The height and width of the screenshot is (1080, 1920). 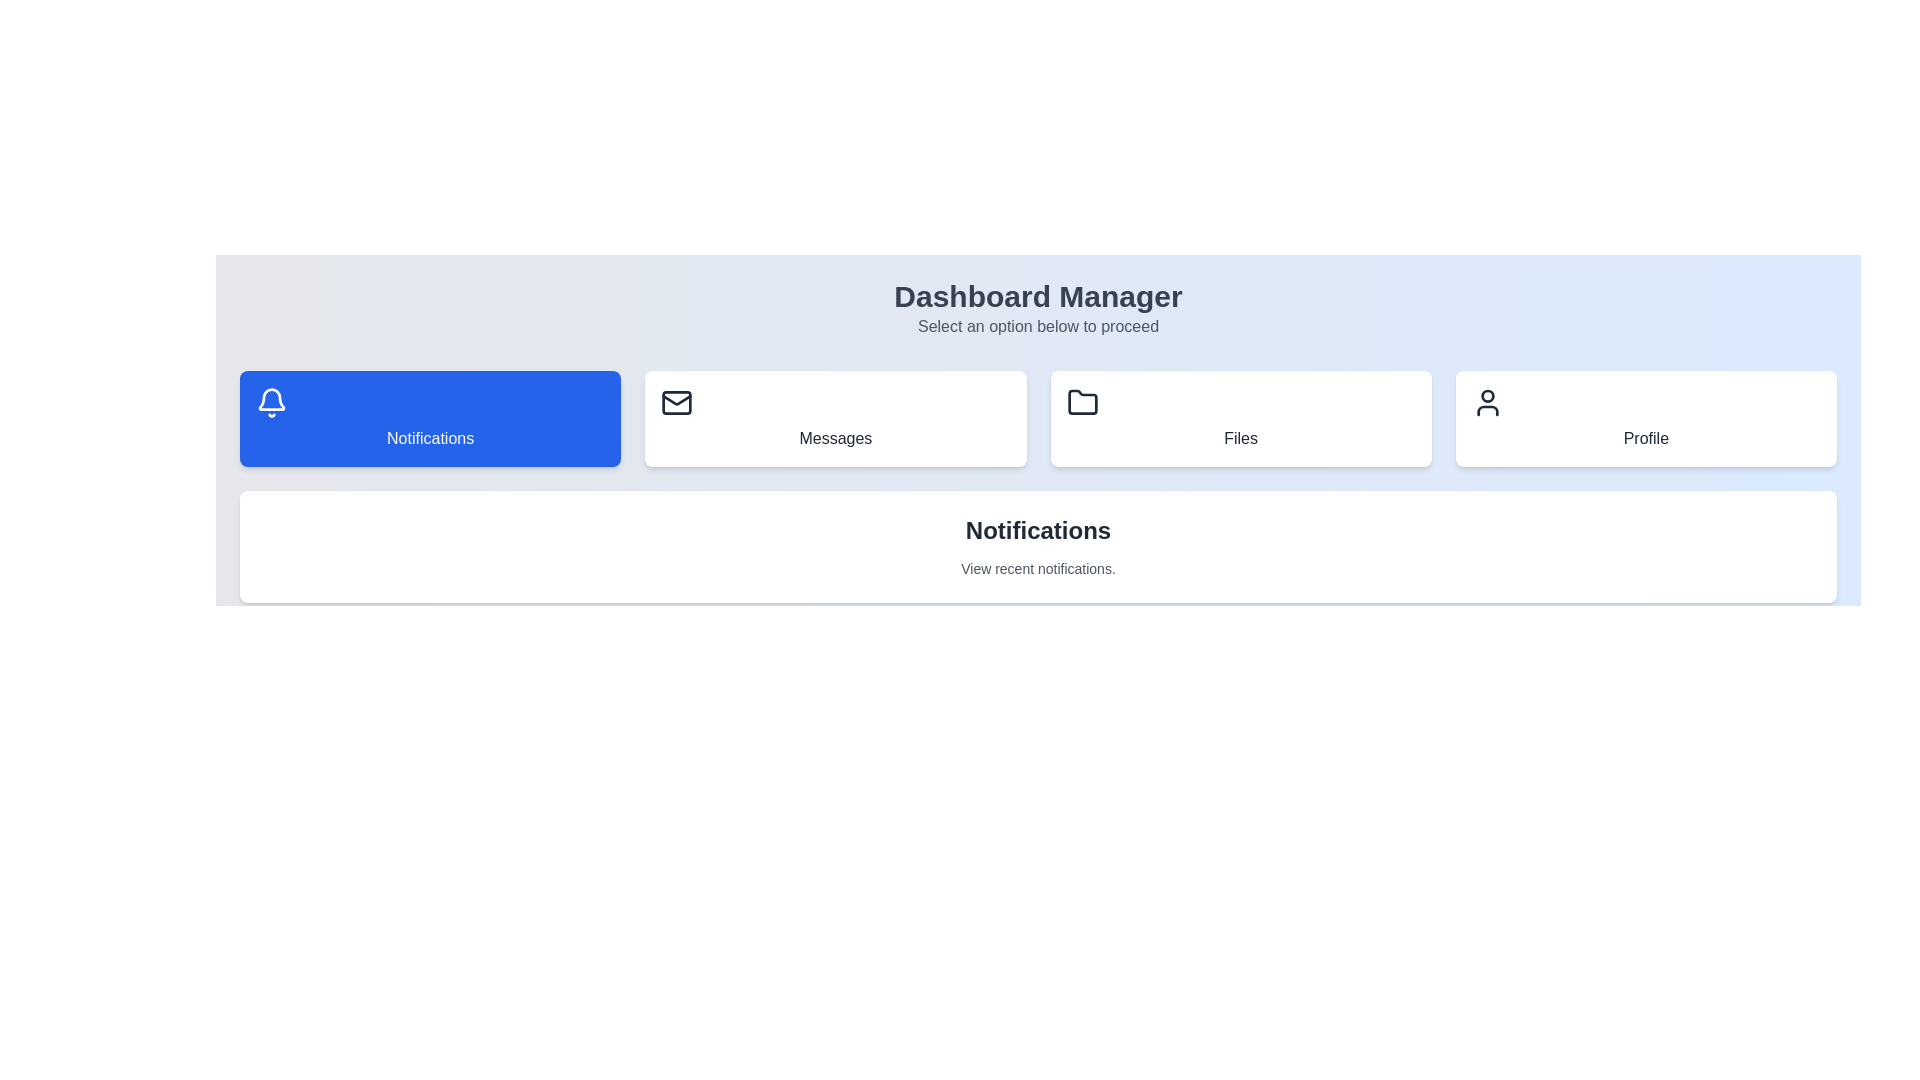 I want to click on the first button in the horizontal row that navigates to the 'Notifications' section, so click(x=429, y=418).